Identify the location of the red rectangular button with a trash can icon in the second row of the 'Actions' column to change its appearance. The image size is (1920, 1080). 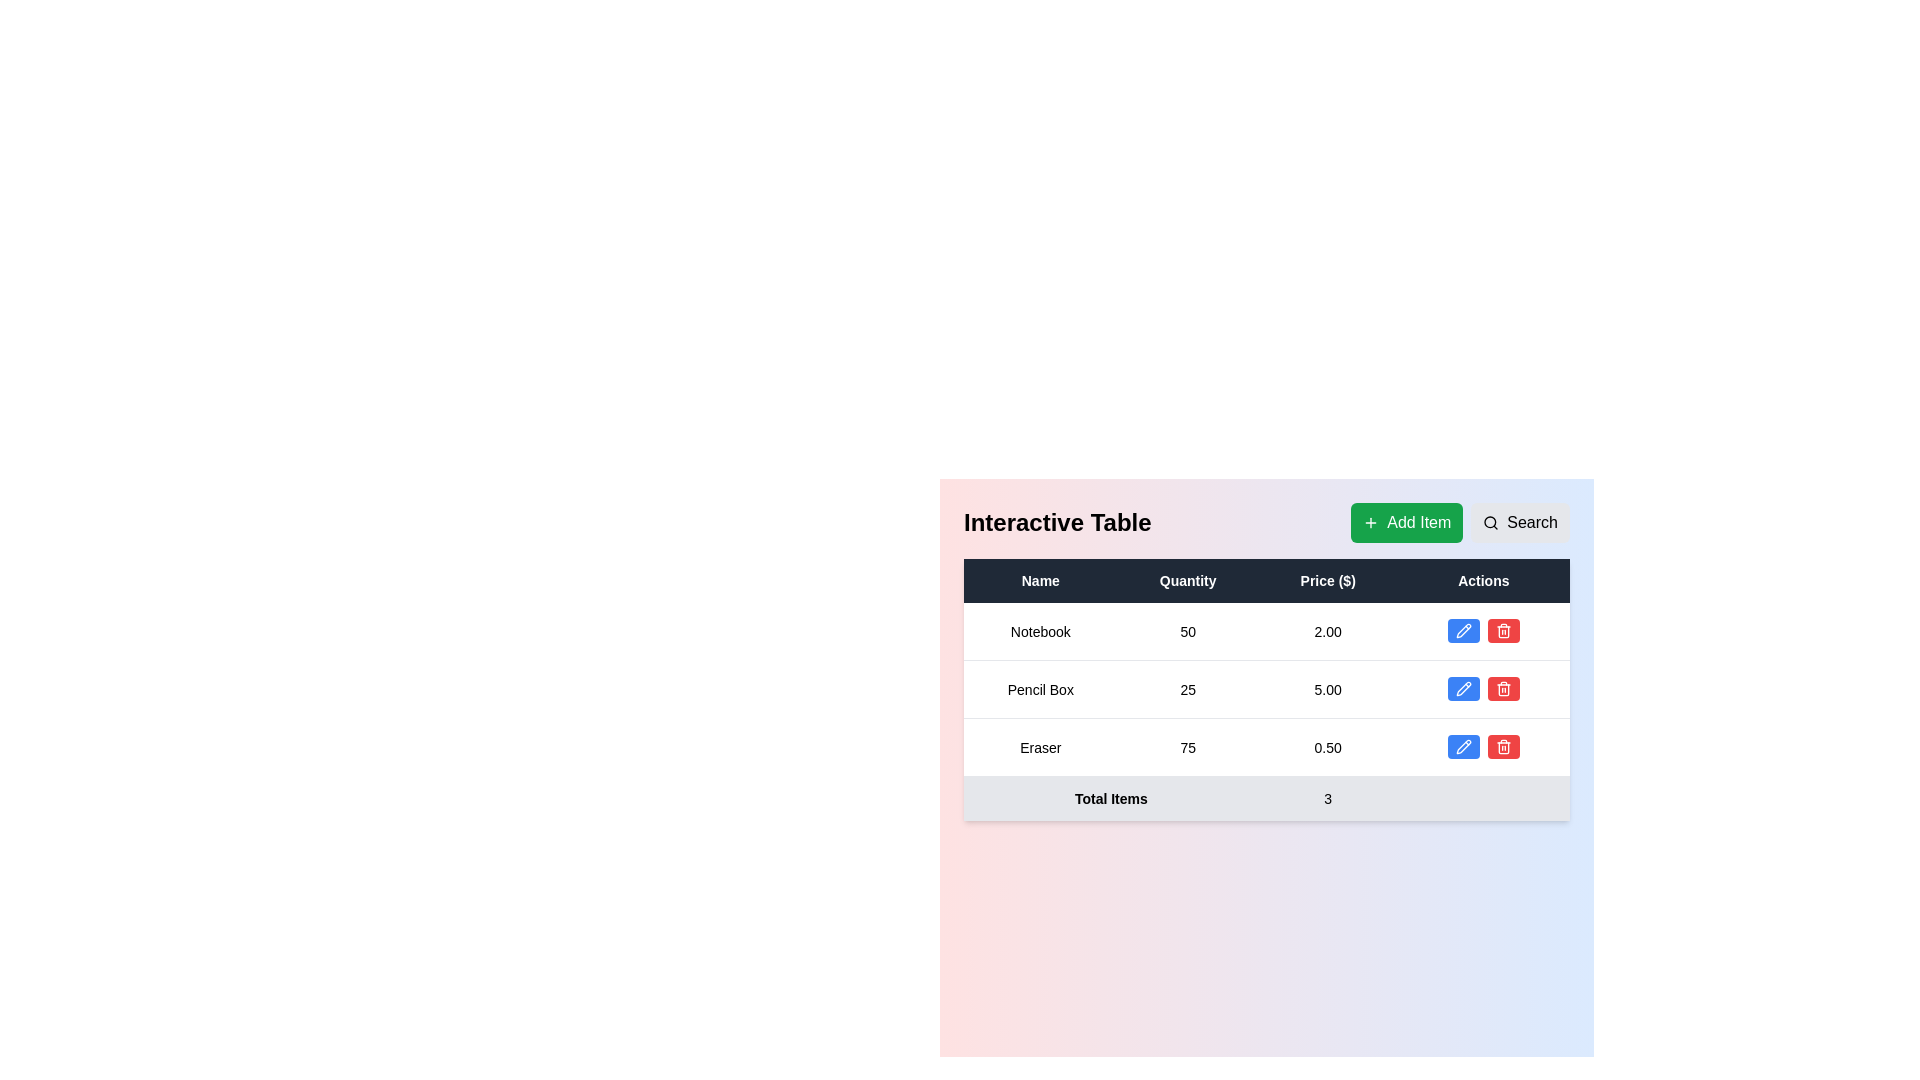
(1503, 688).